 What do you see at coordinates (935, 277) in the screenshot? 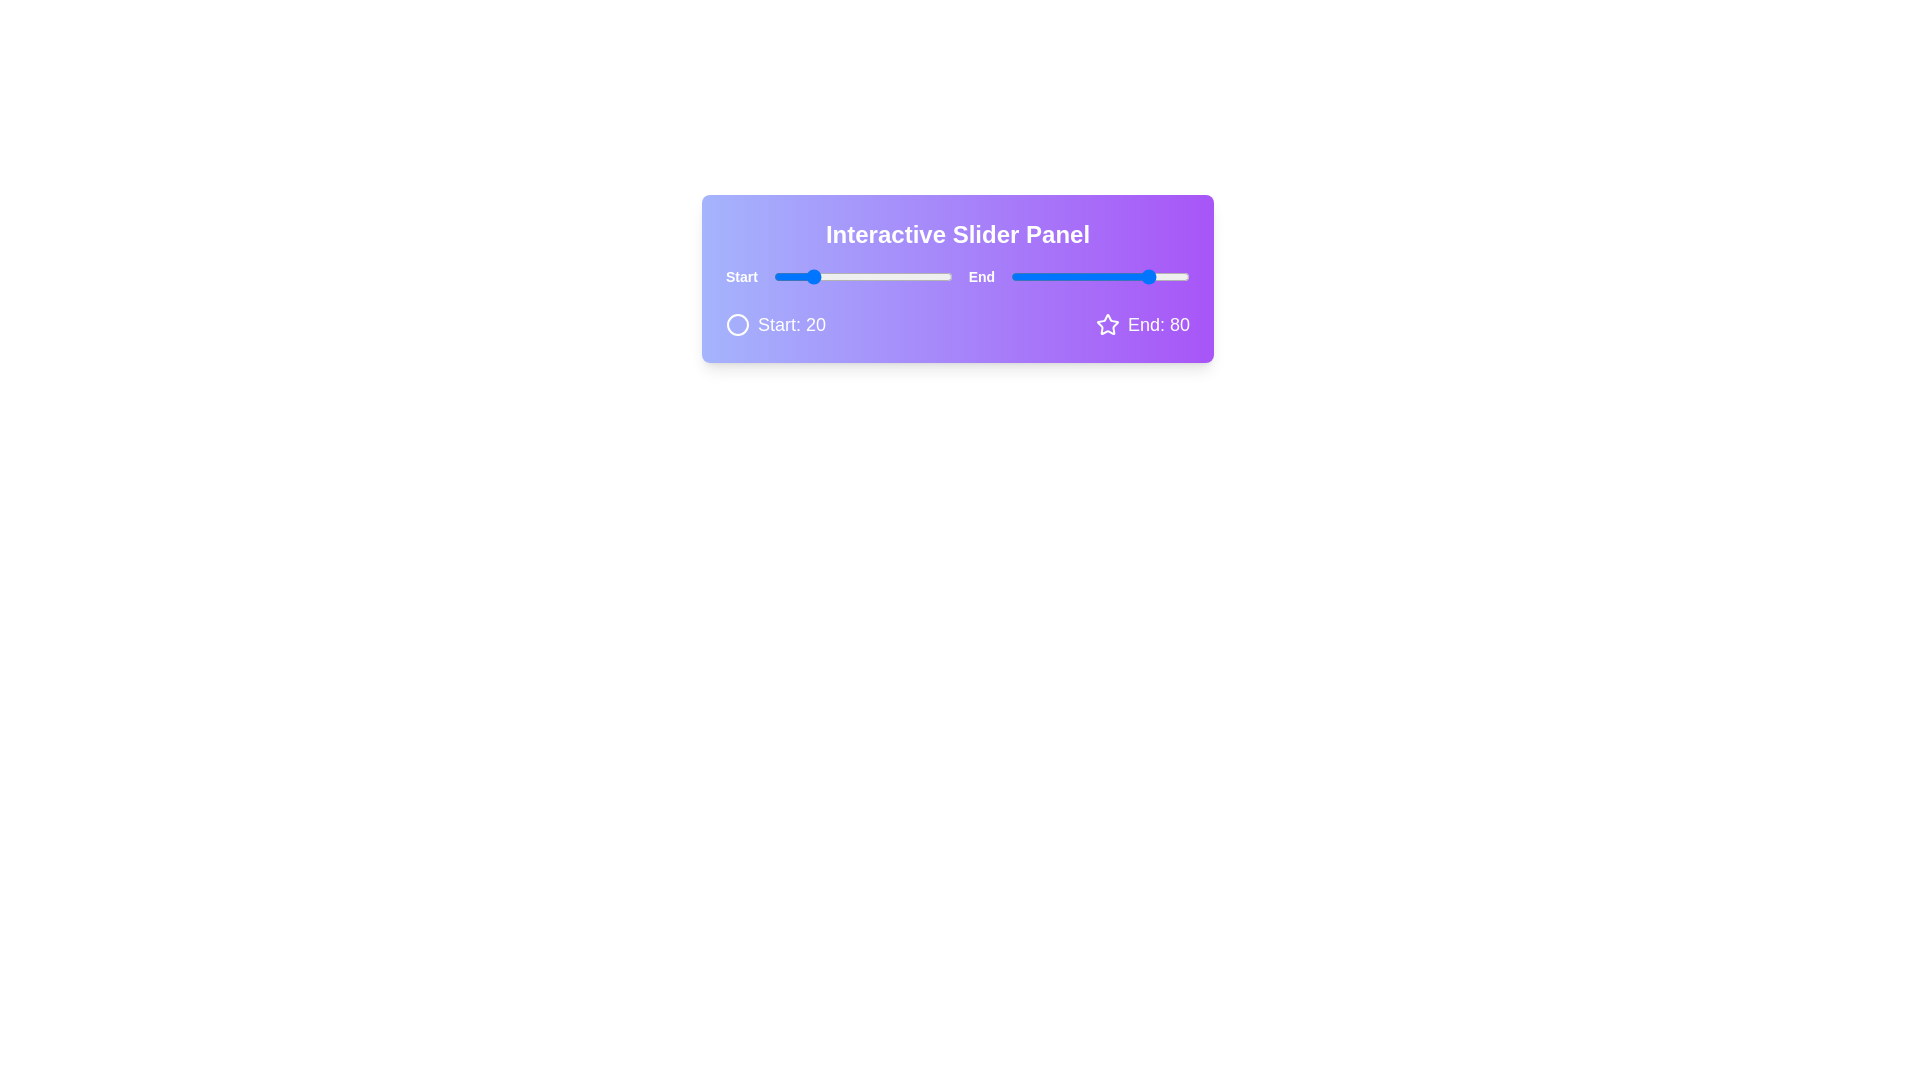
I see `slider value` at bounding box center [935, 277].